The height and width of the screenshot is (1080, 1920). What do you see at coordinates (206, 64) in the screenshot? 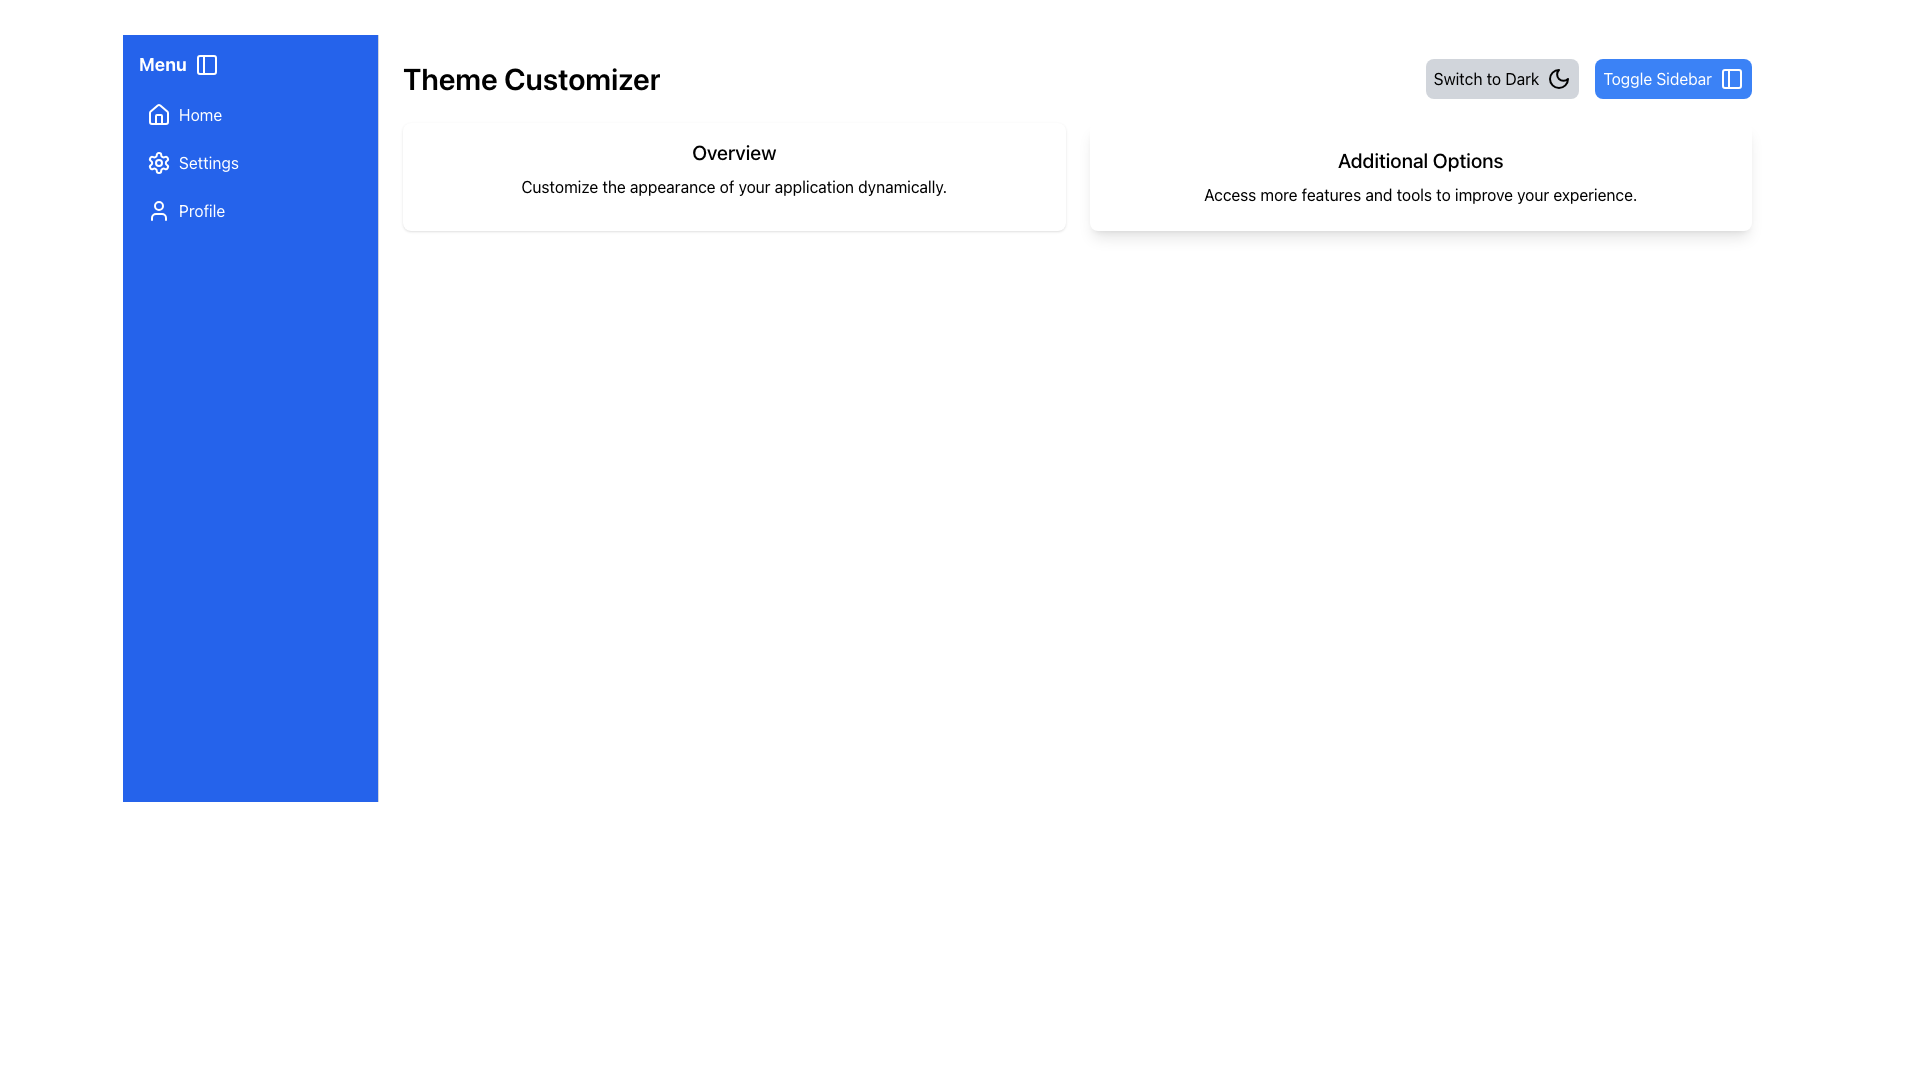
I see `the compact icon shaped like a vertical split panel located next to the 'Menu' text in the sidebar` at bounding box center [206, 64].